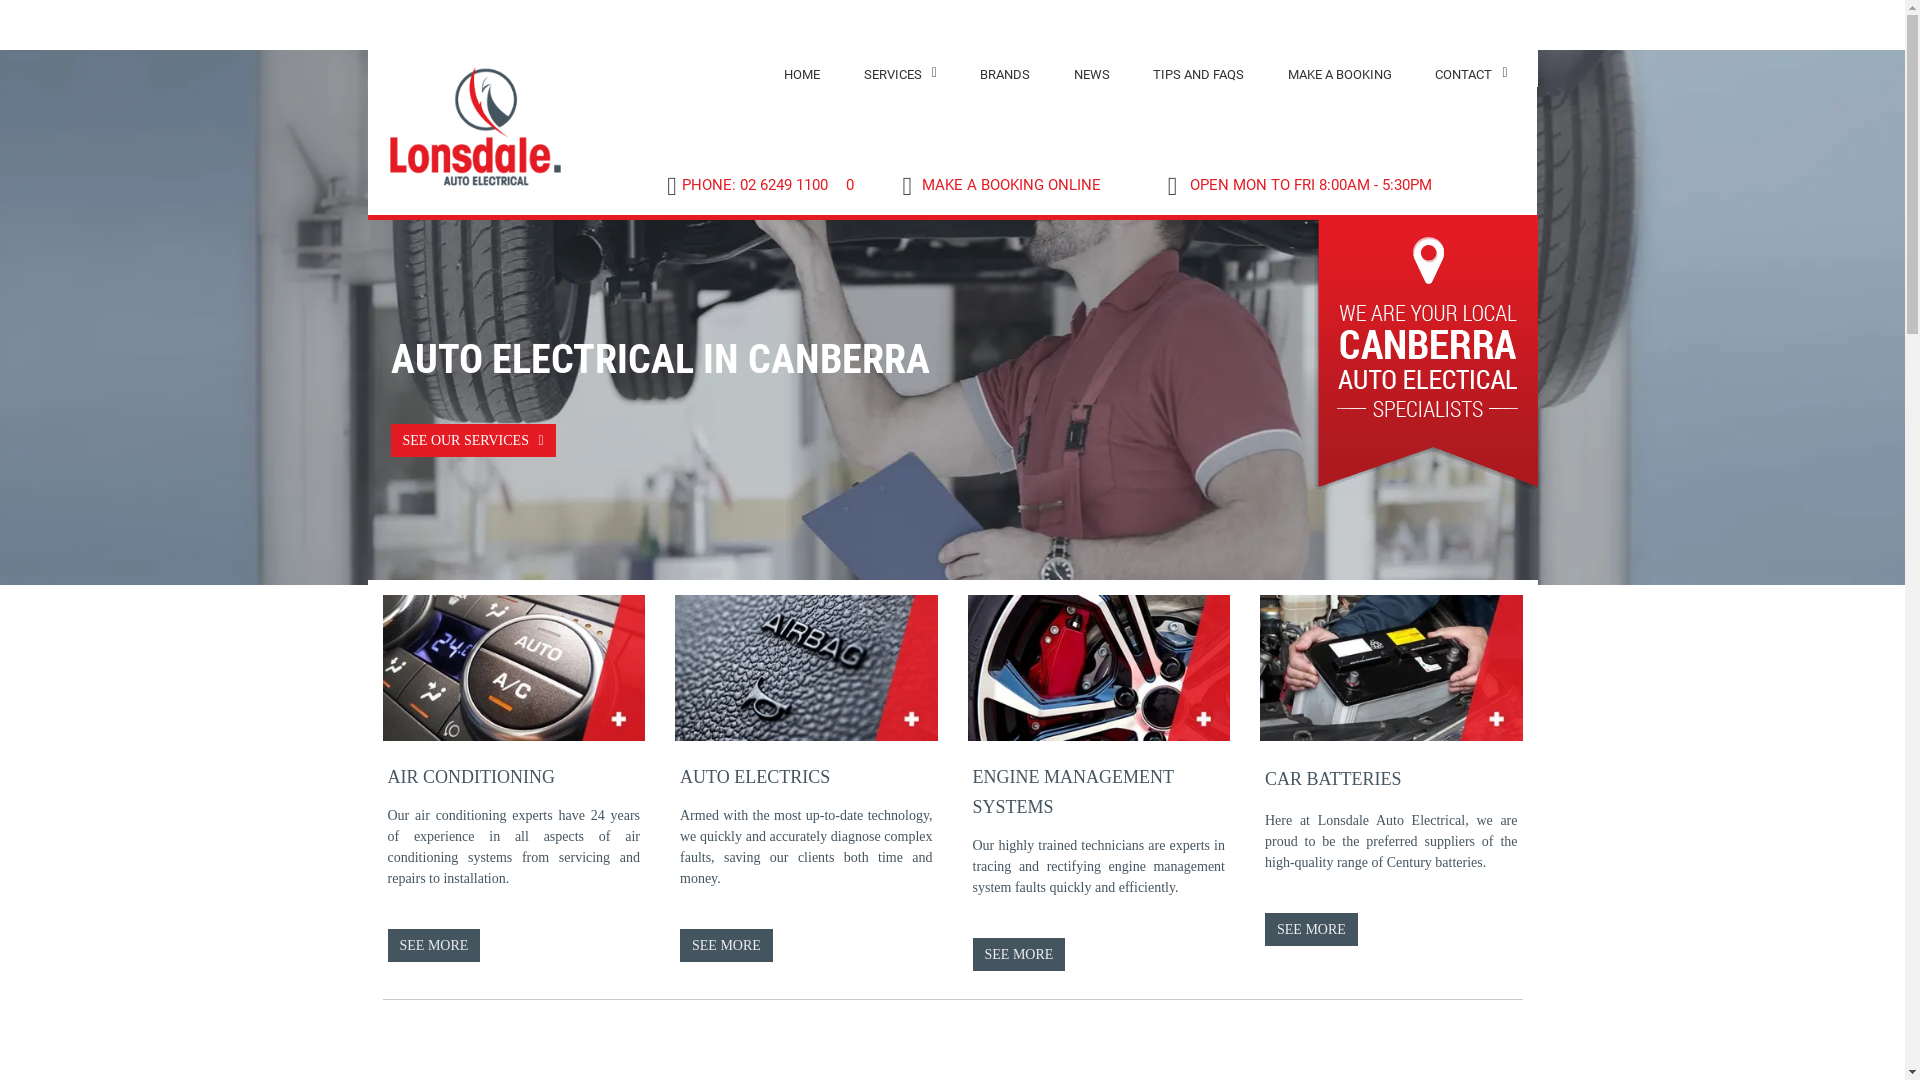  I want to click on 'NEWS', so click(1090, 72).